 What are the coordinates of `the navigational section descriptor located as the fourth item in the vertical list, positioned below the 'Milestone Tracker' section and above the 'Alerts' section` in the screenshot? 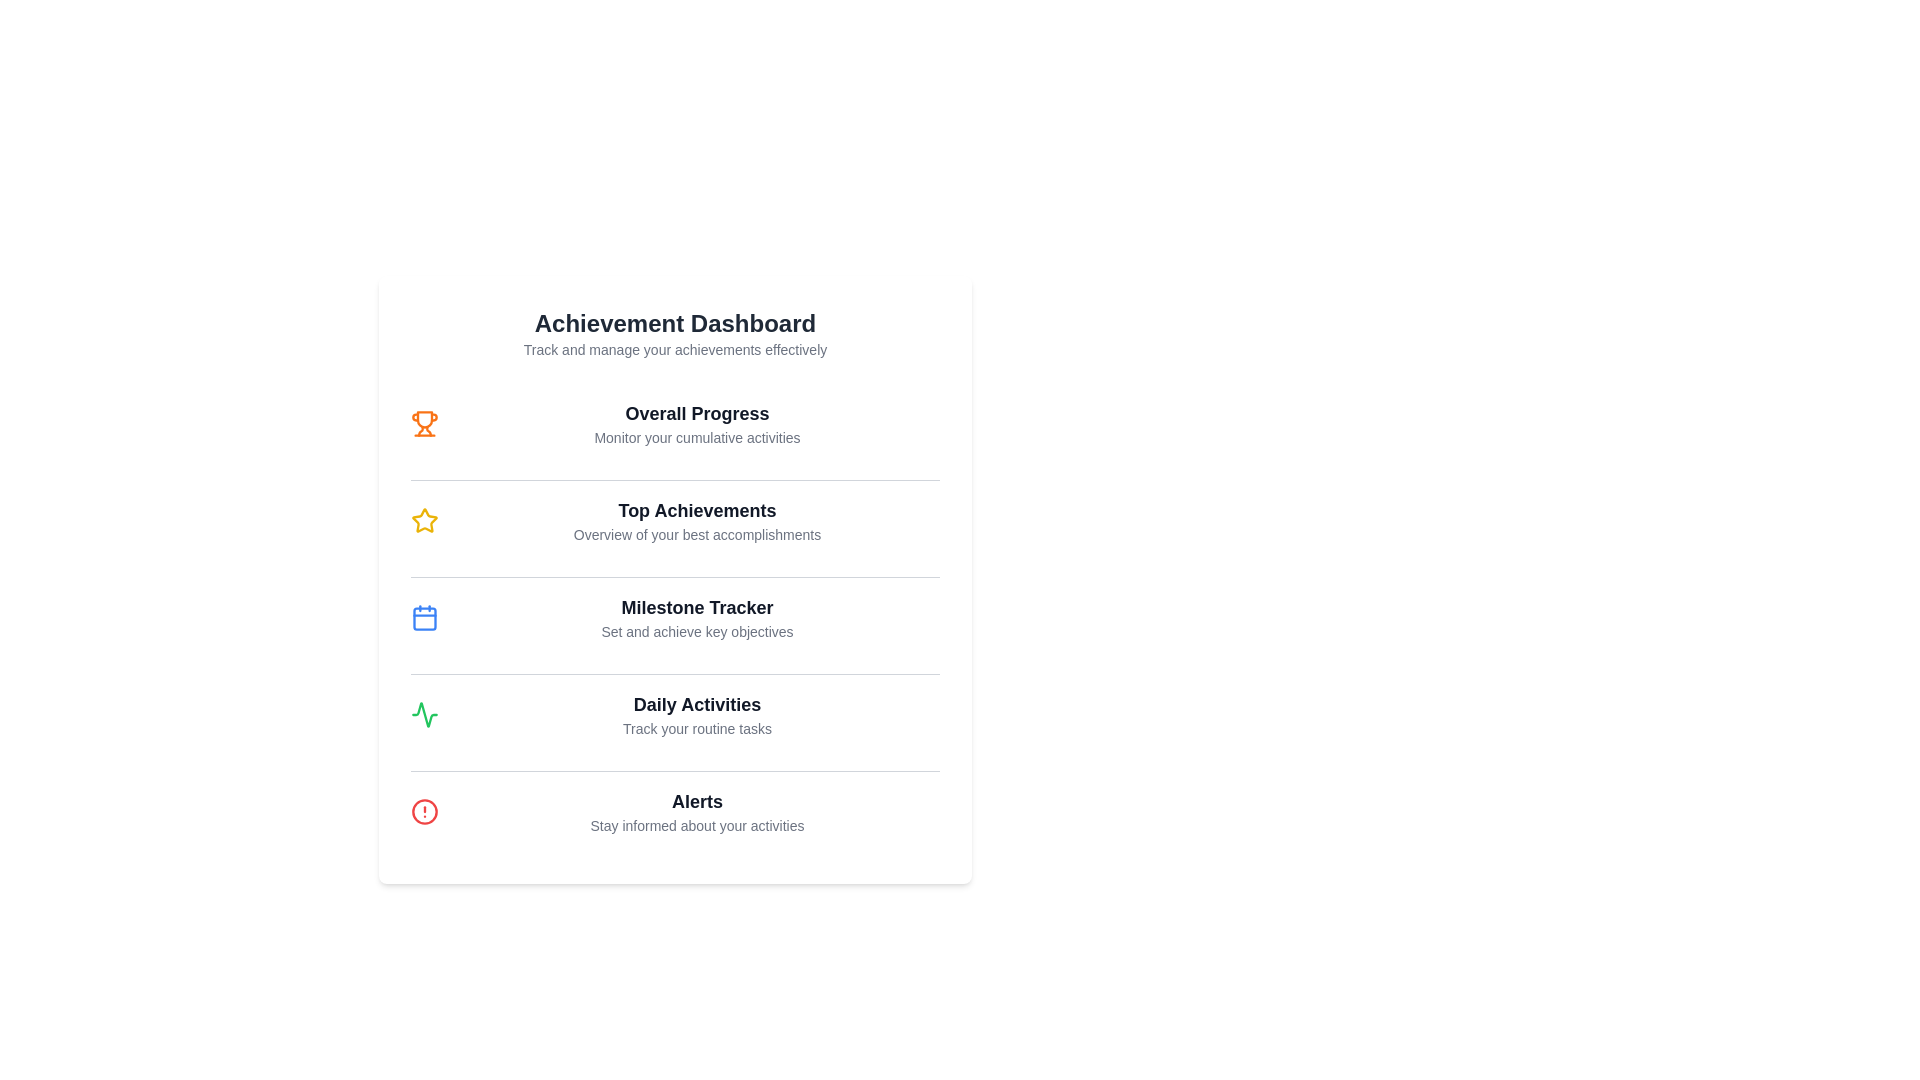 It's located at (675, 713).